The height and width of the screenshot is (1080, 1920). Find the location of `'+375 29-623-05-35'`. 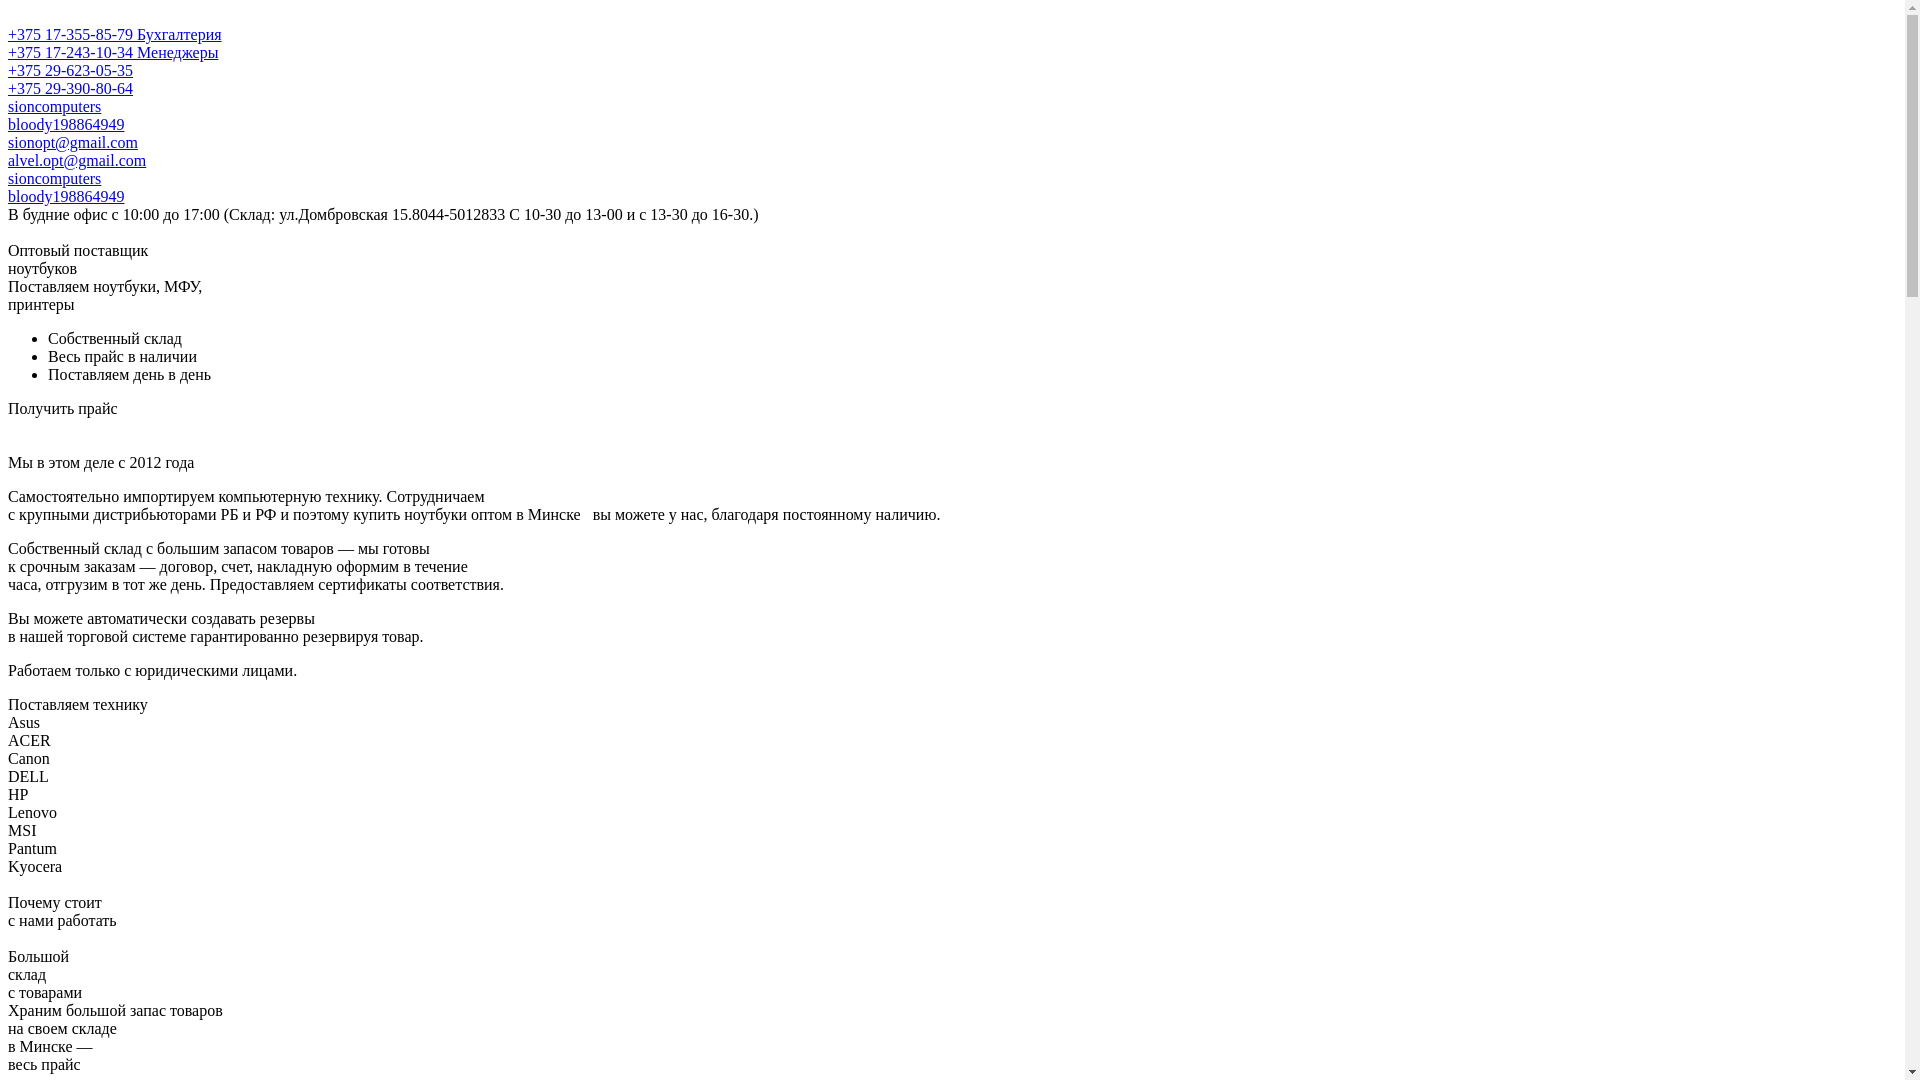

'+375 29-623-05-35' is located at coordinates (70, 69).